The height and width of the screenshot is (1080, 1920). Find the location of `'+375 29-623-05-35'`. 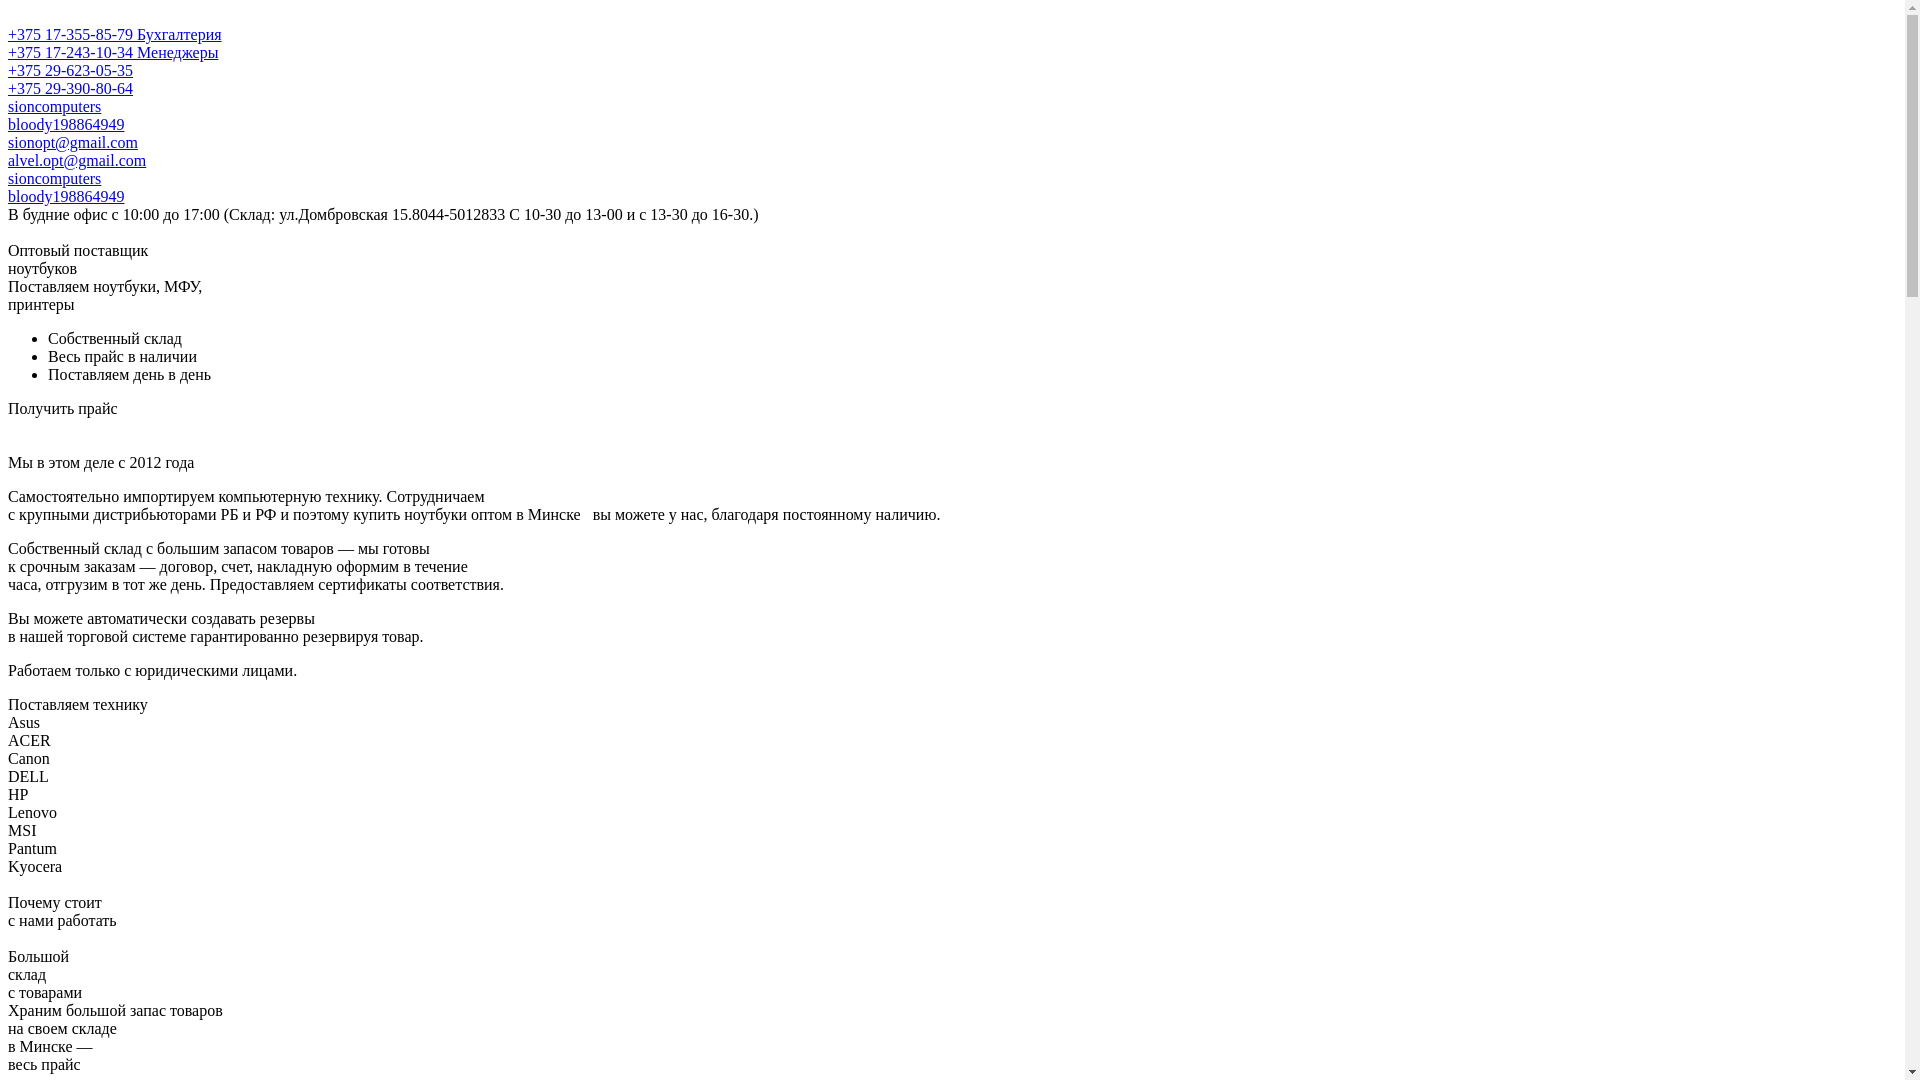

'+375 29-623-05-35' is located at coordinates (70, 69).